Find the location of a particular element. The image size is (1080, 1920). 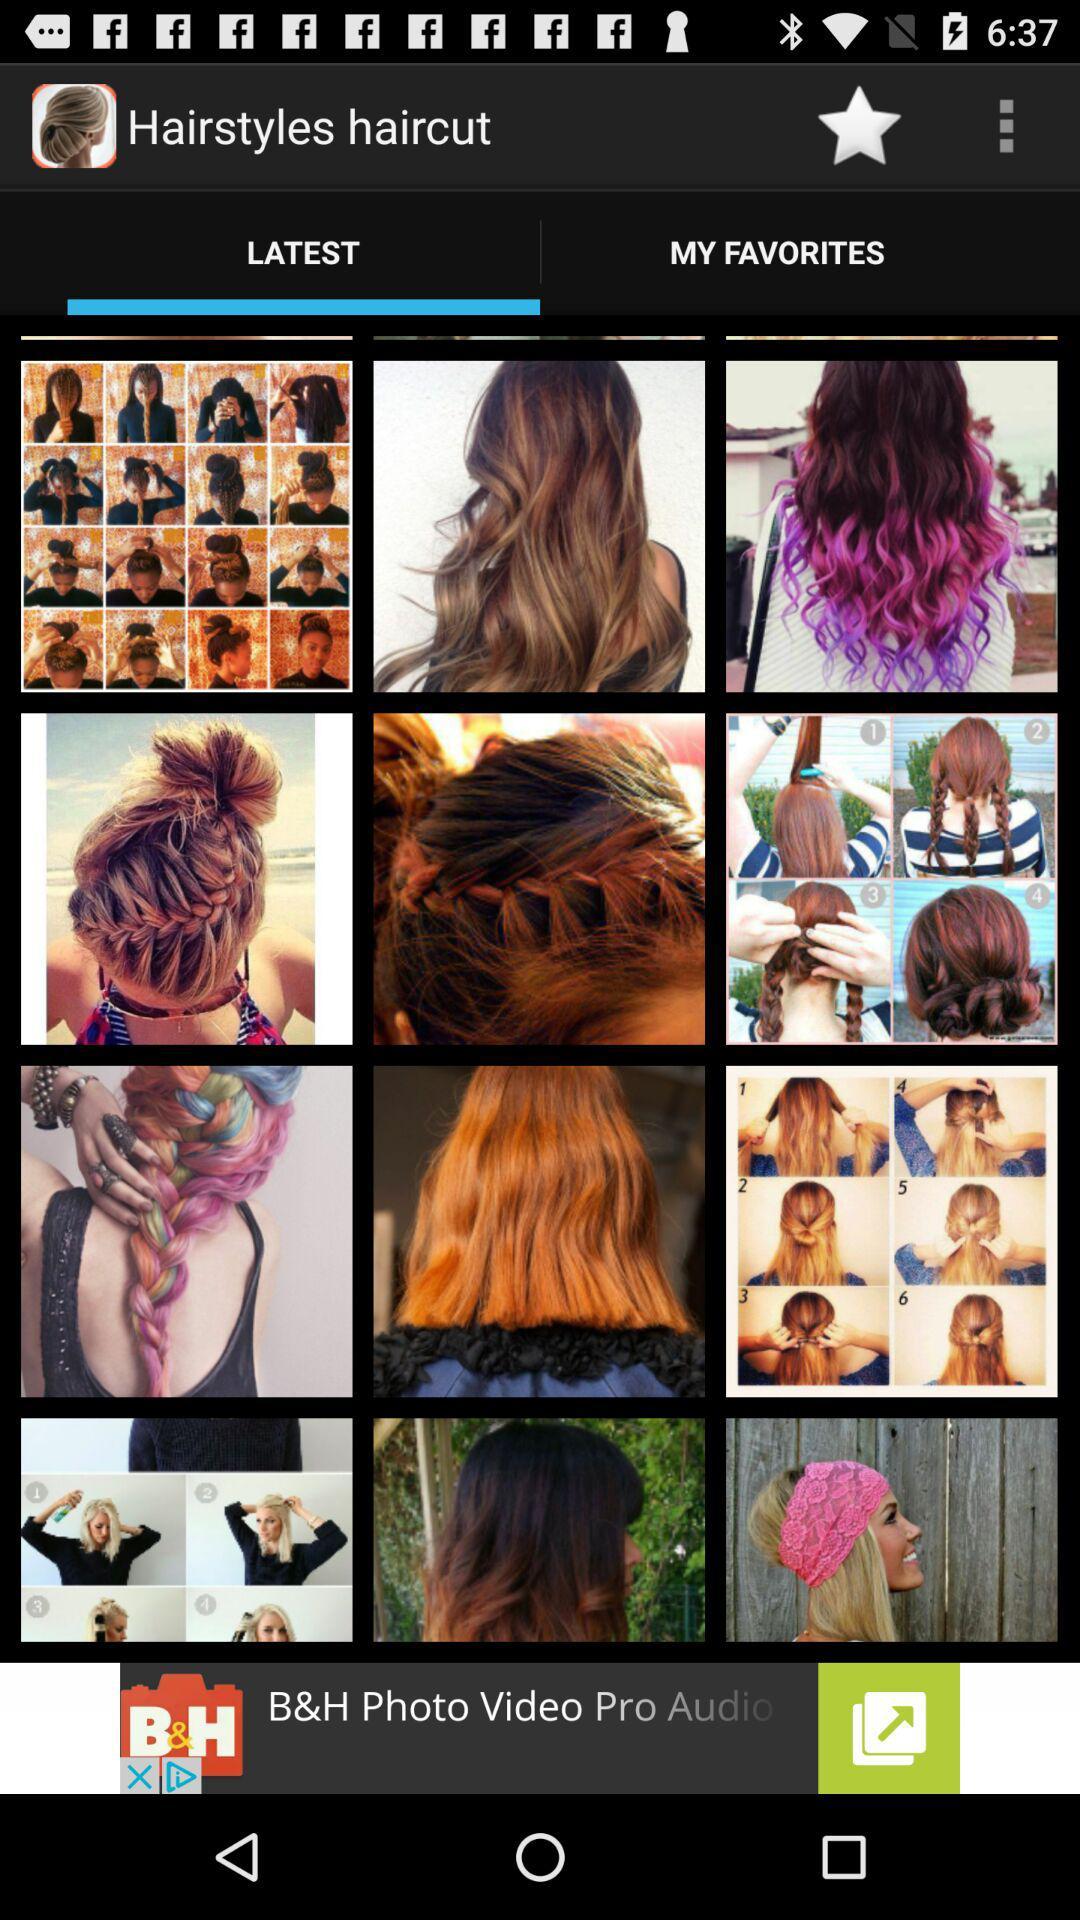

main menu is located at coordinates (1006, 124).